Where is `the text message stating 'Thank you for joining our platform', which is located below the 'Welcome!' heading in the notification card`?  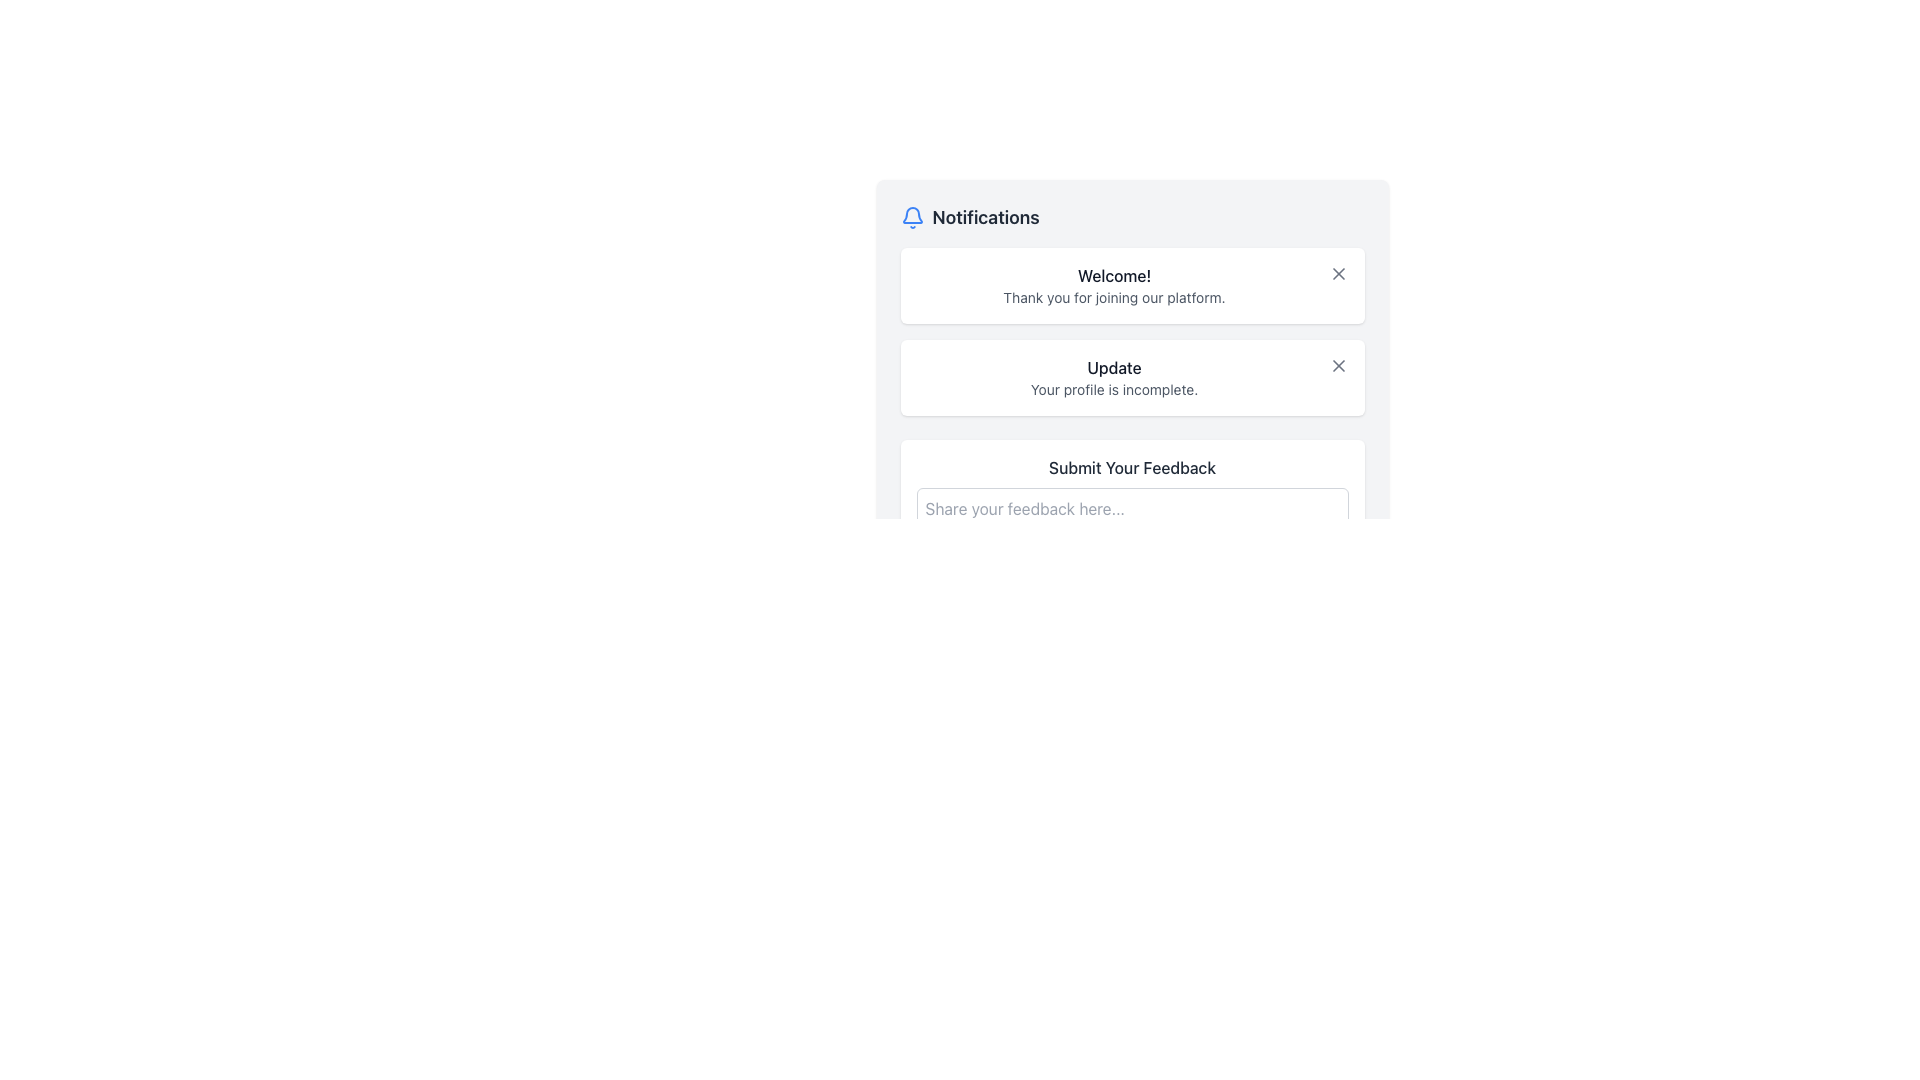 the text message stating 'Thank you for joining our platform', which is located below the 'Welcome!' heading in the notification card is located at coordinates (1113, 297).